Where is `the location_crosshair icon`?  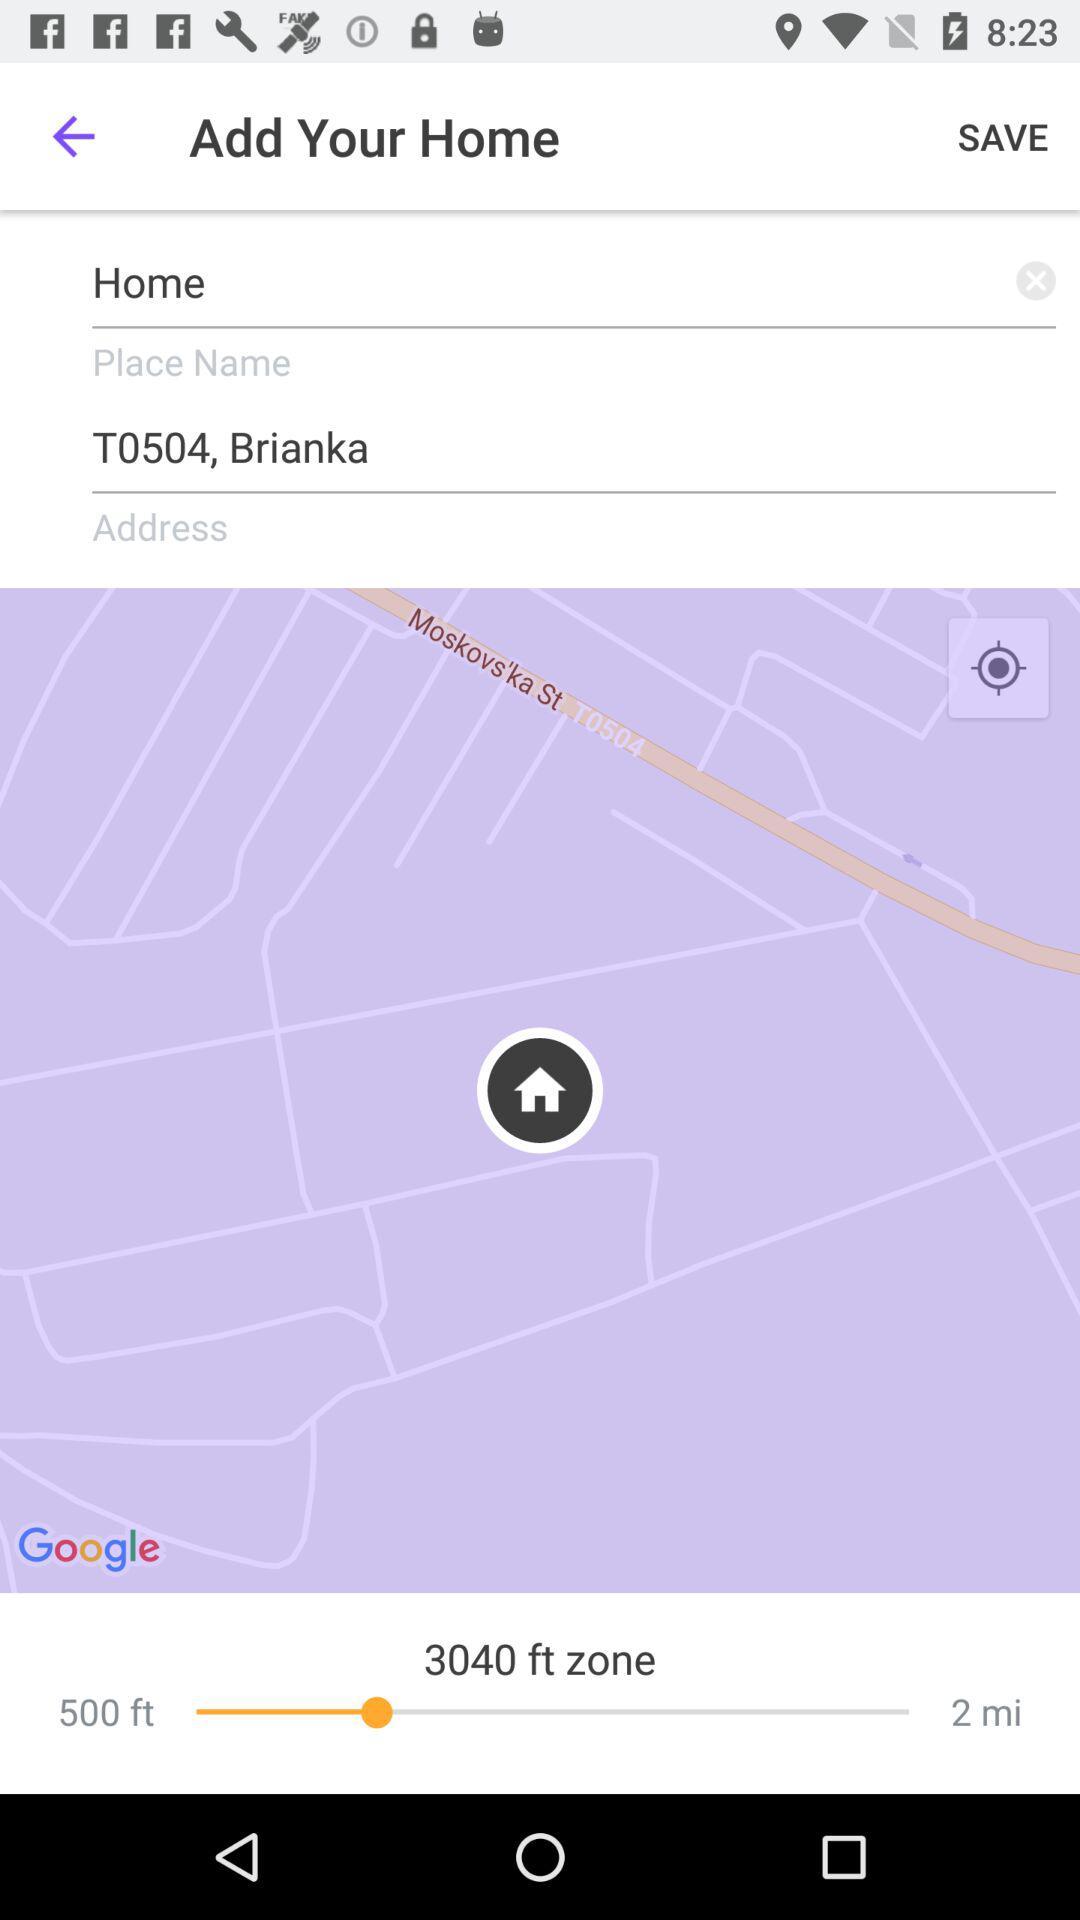
the location_crosshair icon is located at coordinates (998, 669).